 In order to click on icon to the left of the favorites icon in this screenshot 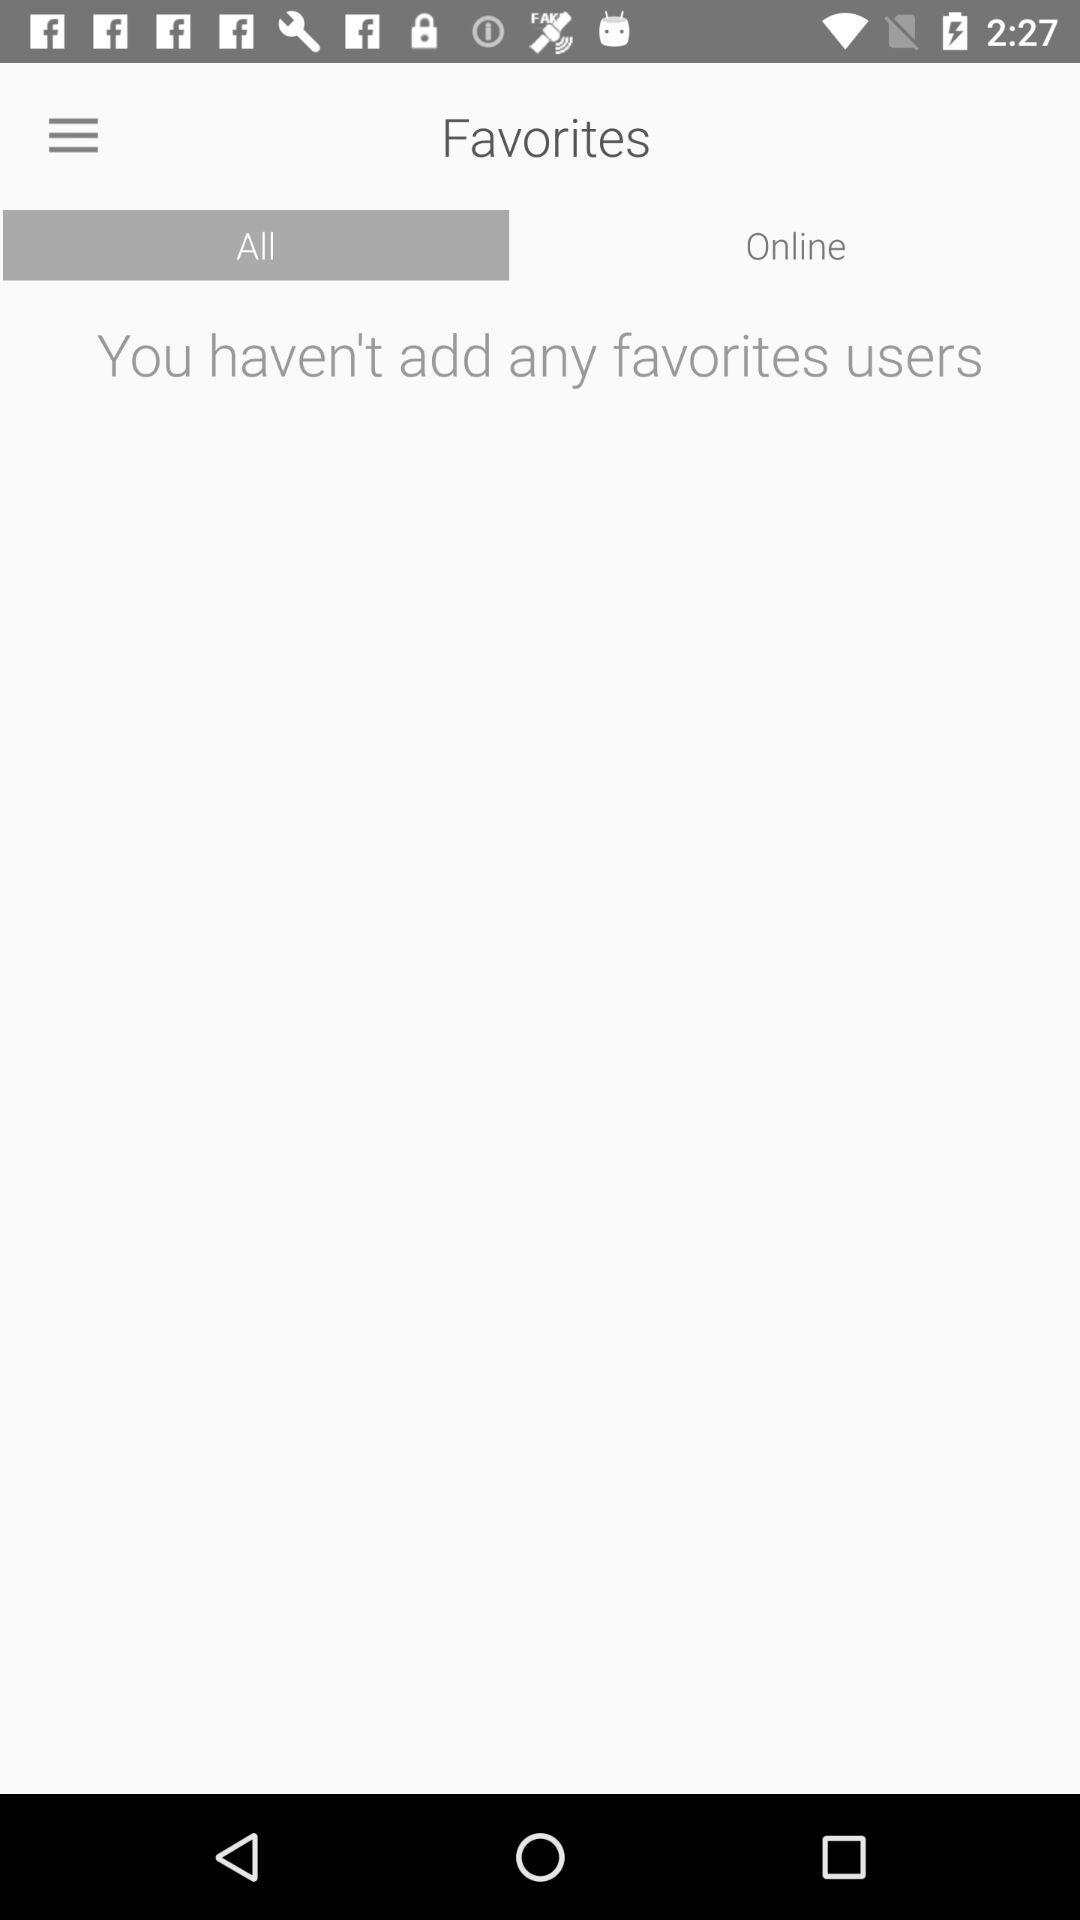, I will do `click(72, 135)`.